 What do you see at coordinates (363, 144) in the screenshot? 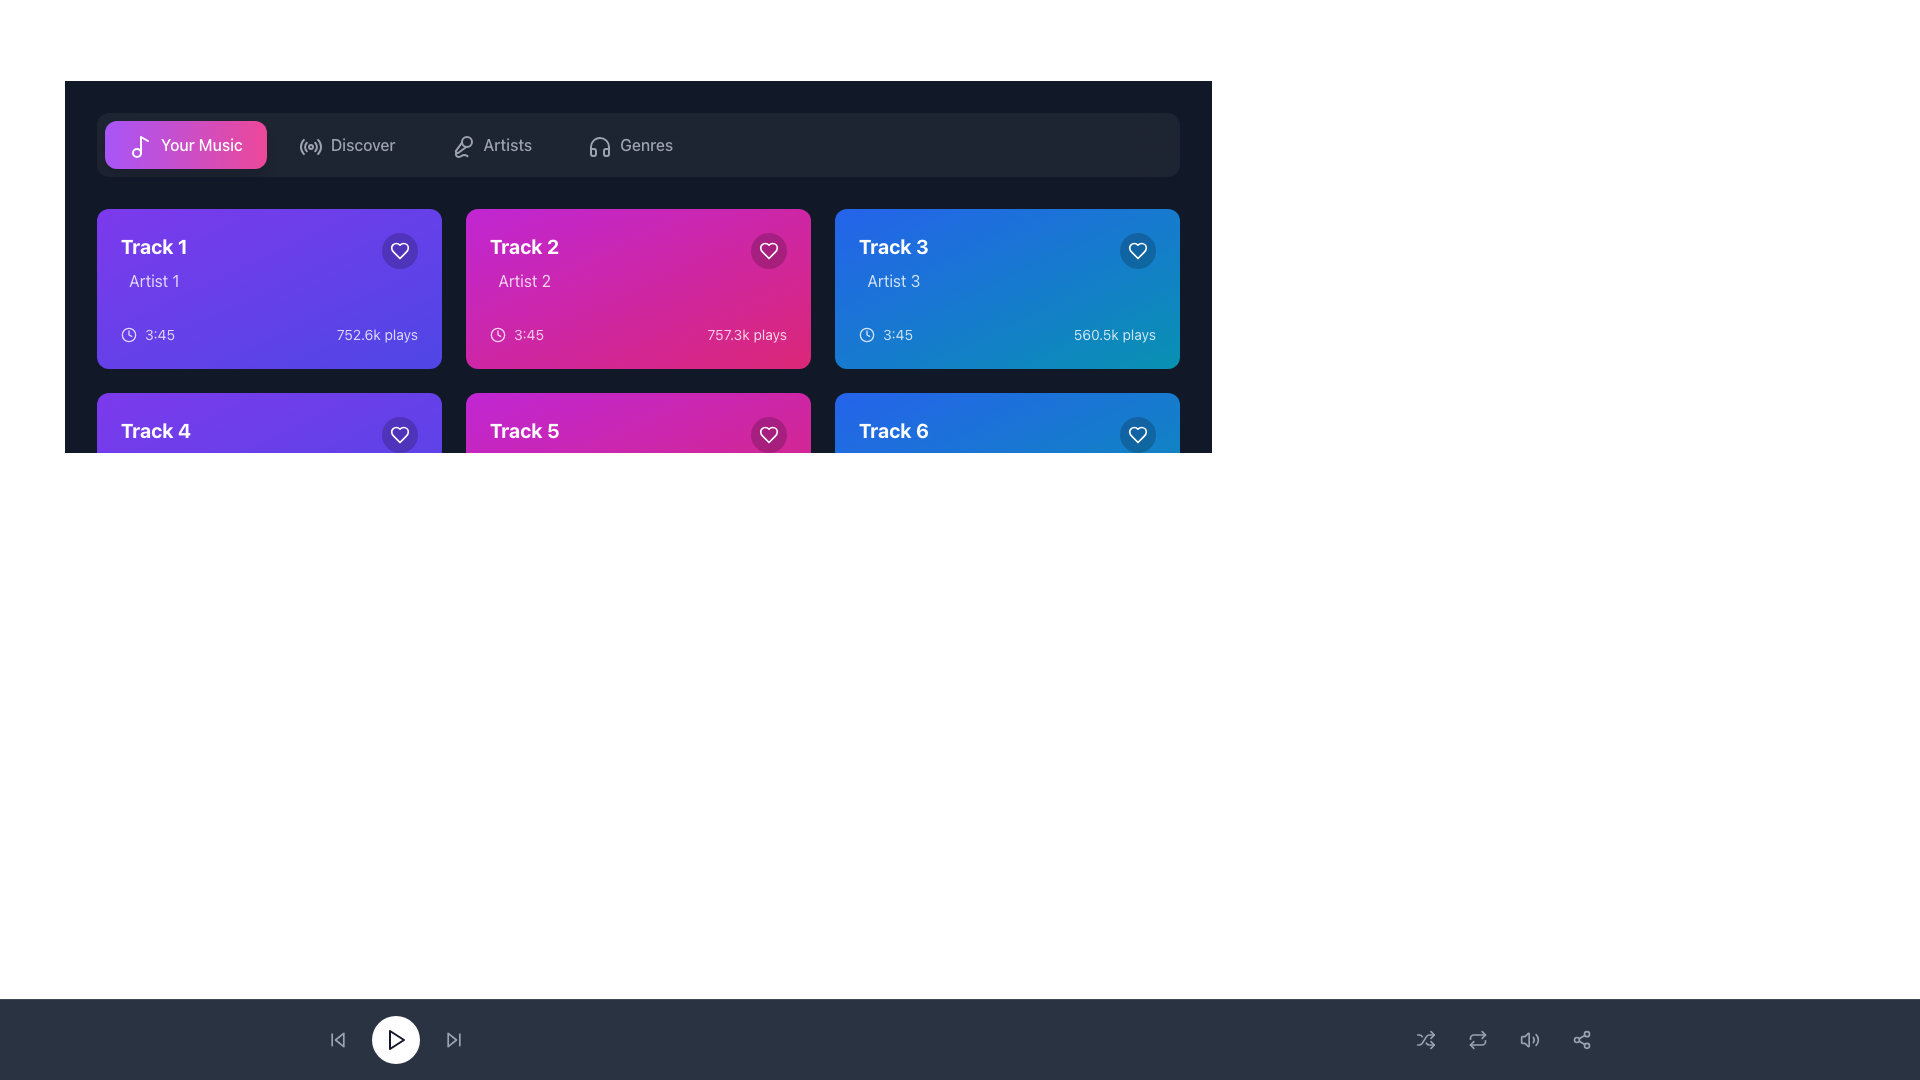
I see `the navigation link for the 'Discover' section located in the top navigation bar, positioned between 'Your Music' and 'Artists'` at bounding box center [363, 144].